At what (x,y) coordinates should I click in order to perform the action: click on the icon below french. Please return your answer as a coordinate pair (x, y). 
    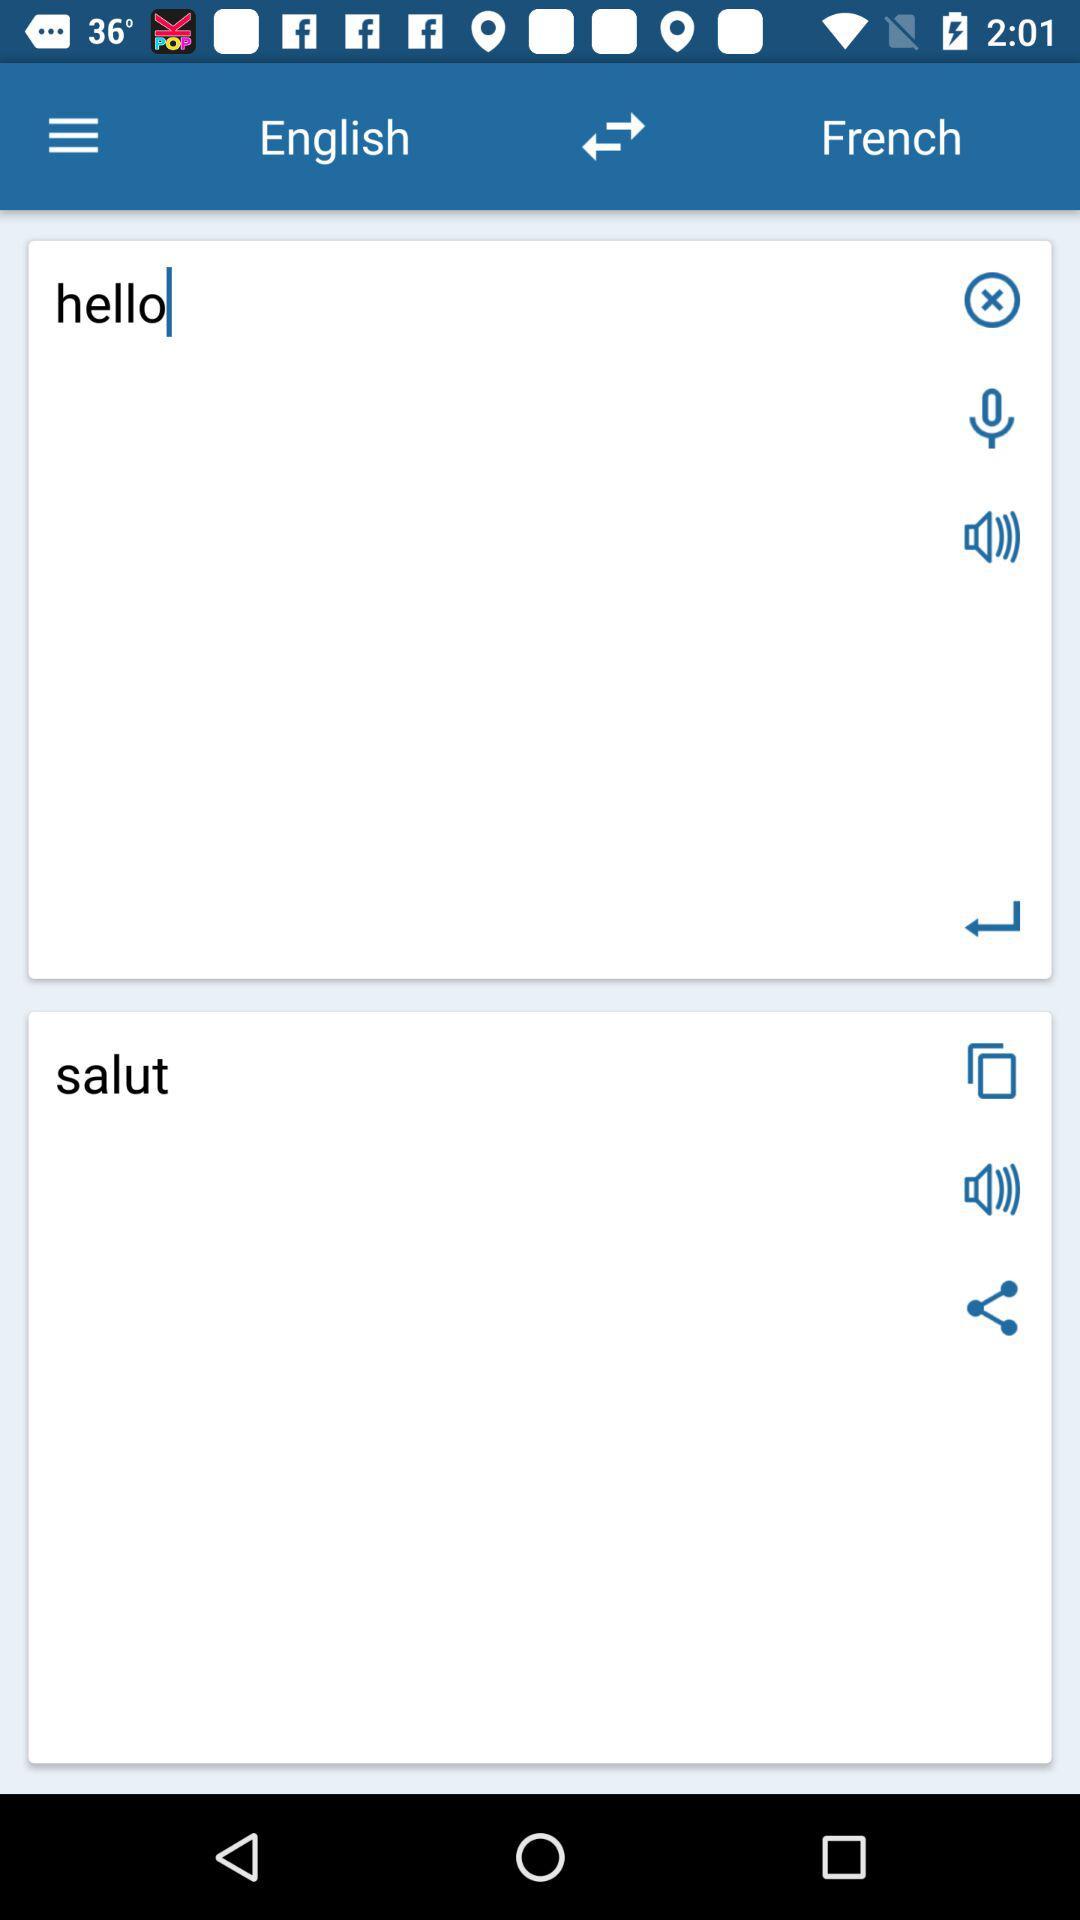
    Looking at the image, I should click on (992, 298).